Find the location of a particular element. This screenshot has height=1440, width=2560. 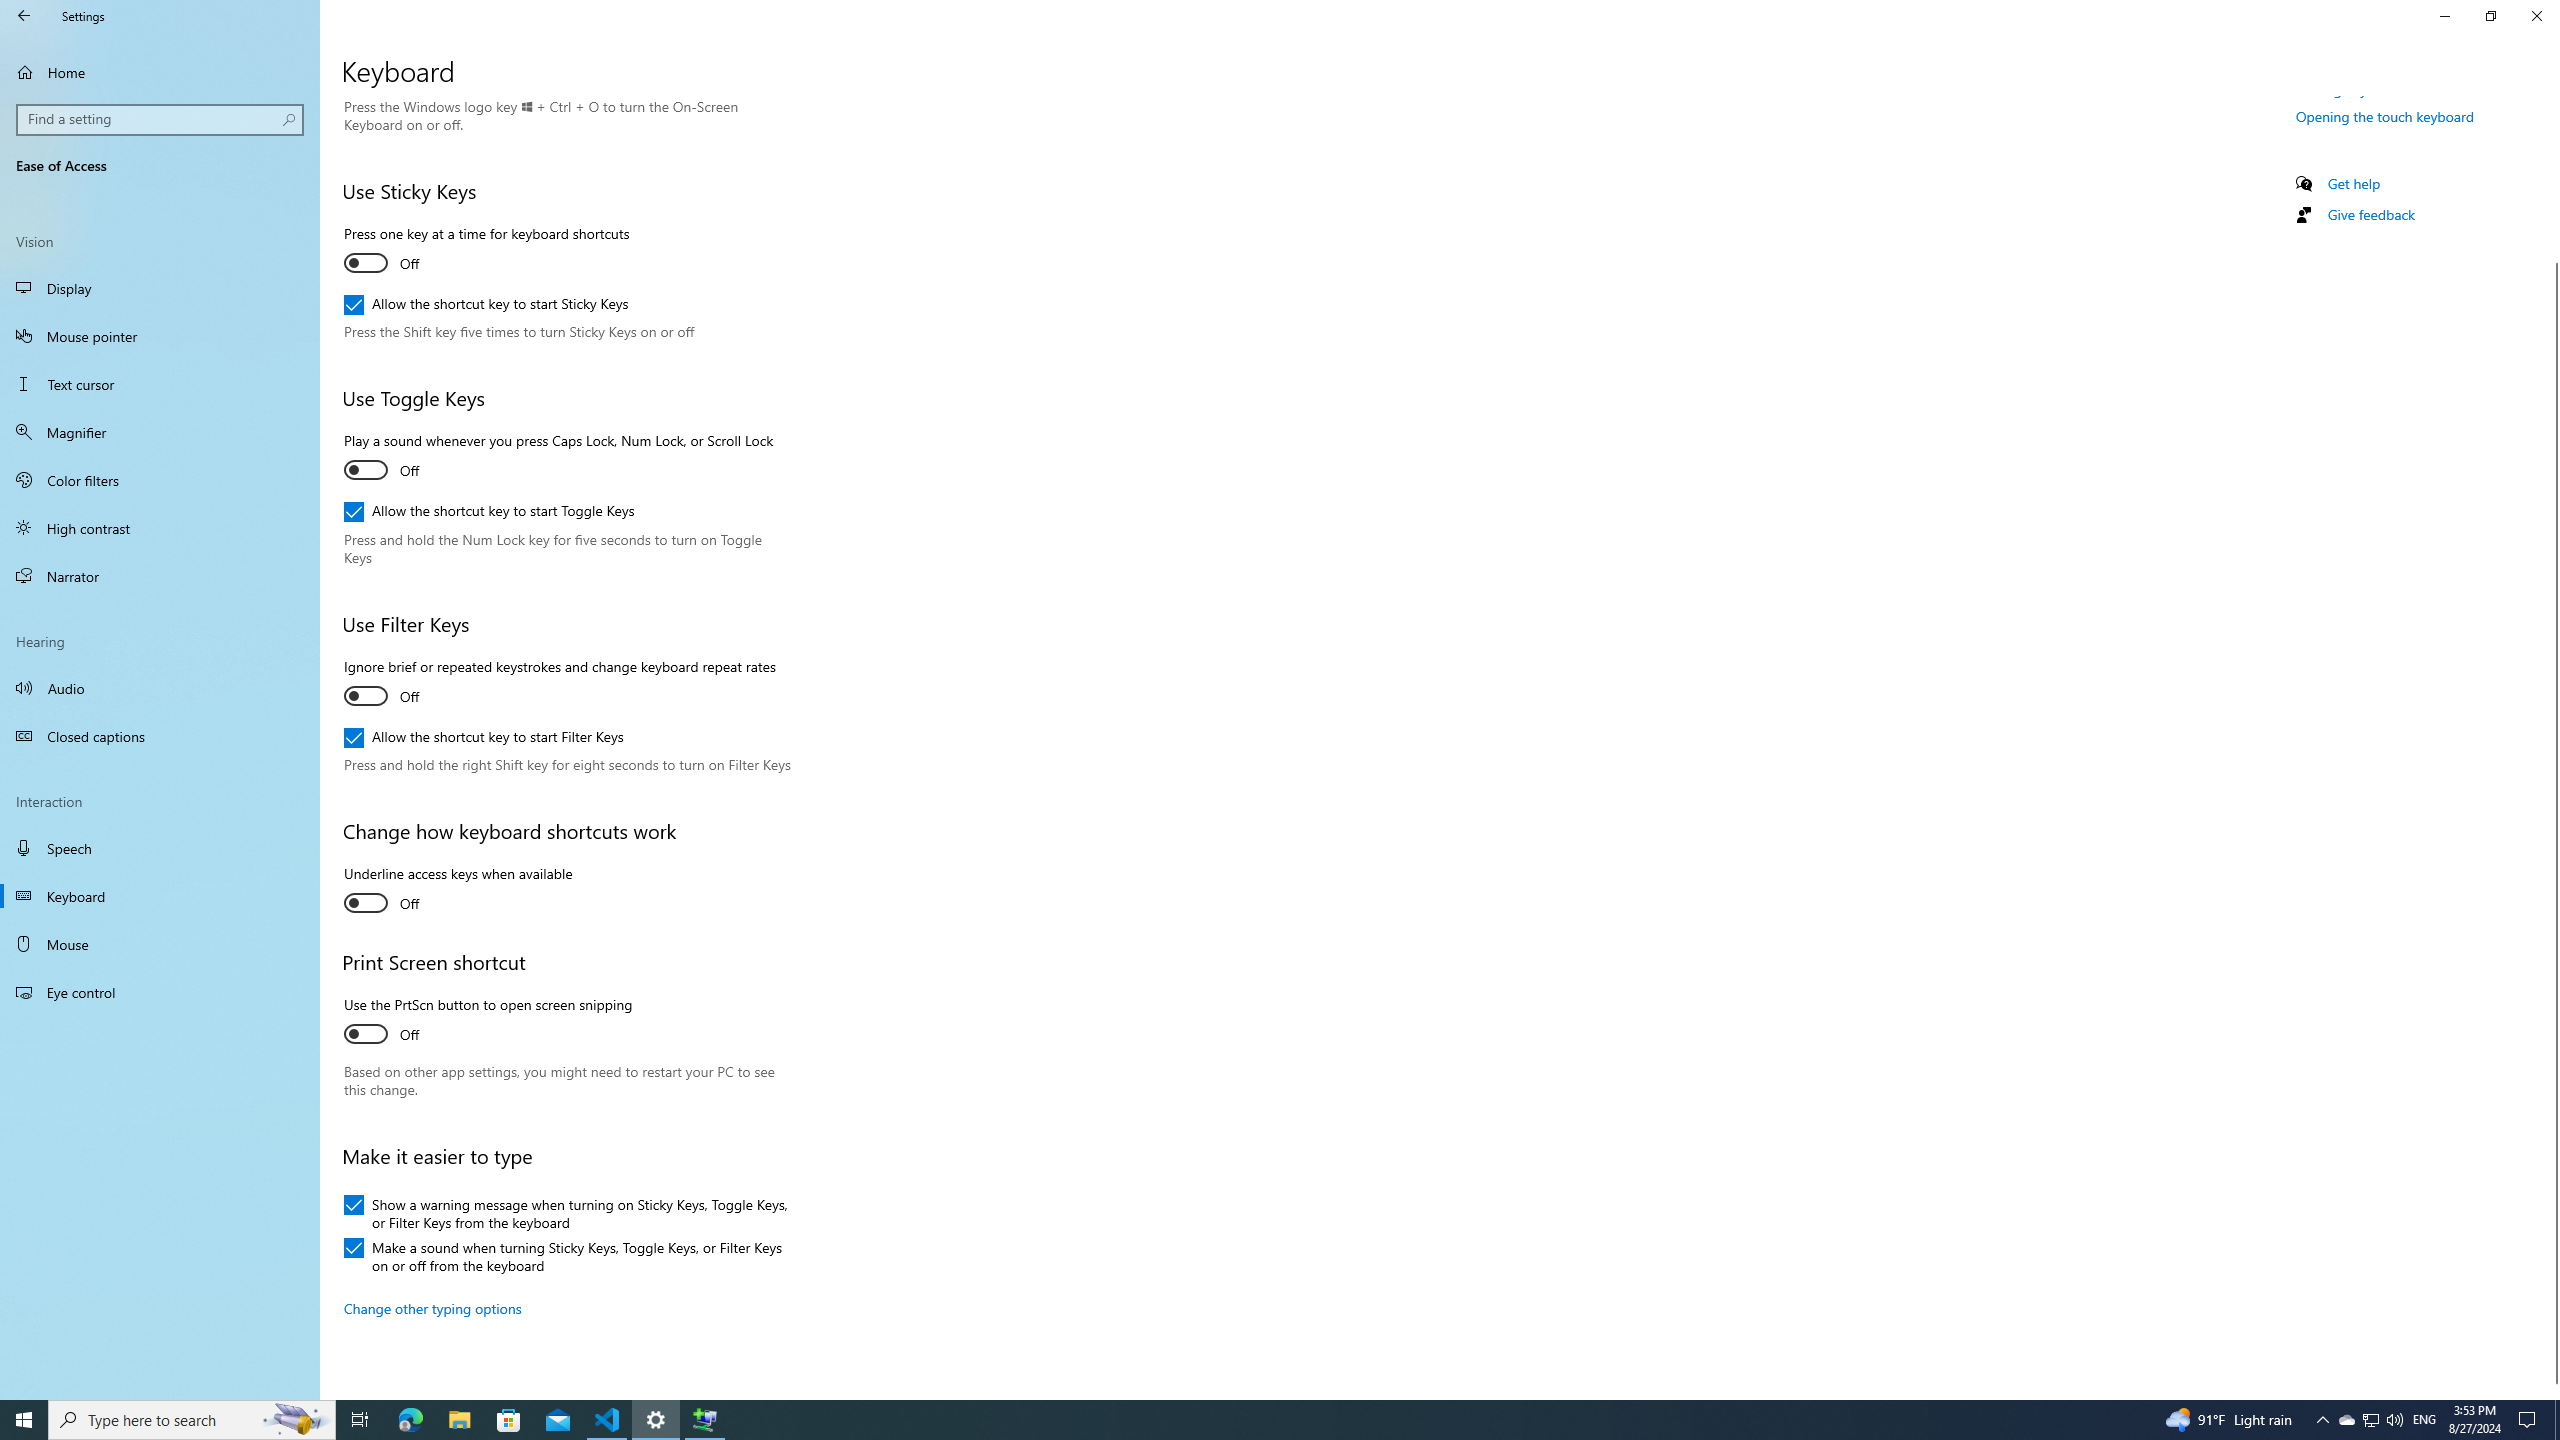

'Opening the touch keyboard' is located at coordinates (2384, 115).